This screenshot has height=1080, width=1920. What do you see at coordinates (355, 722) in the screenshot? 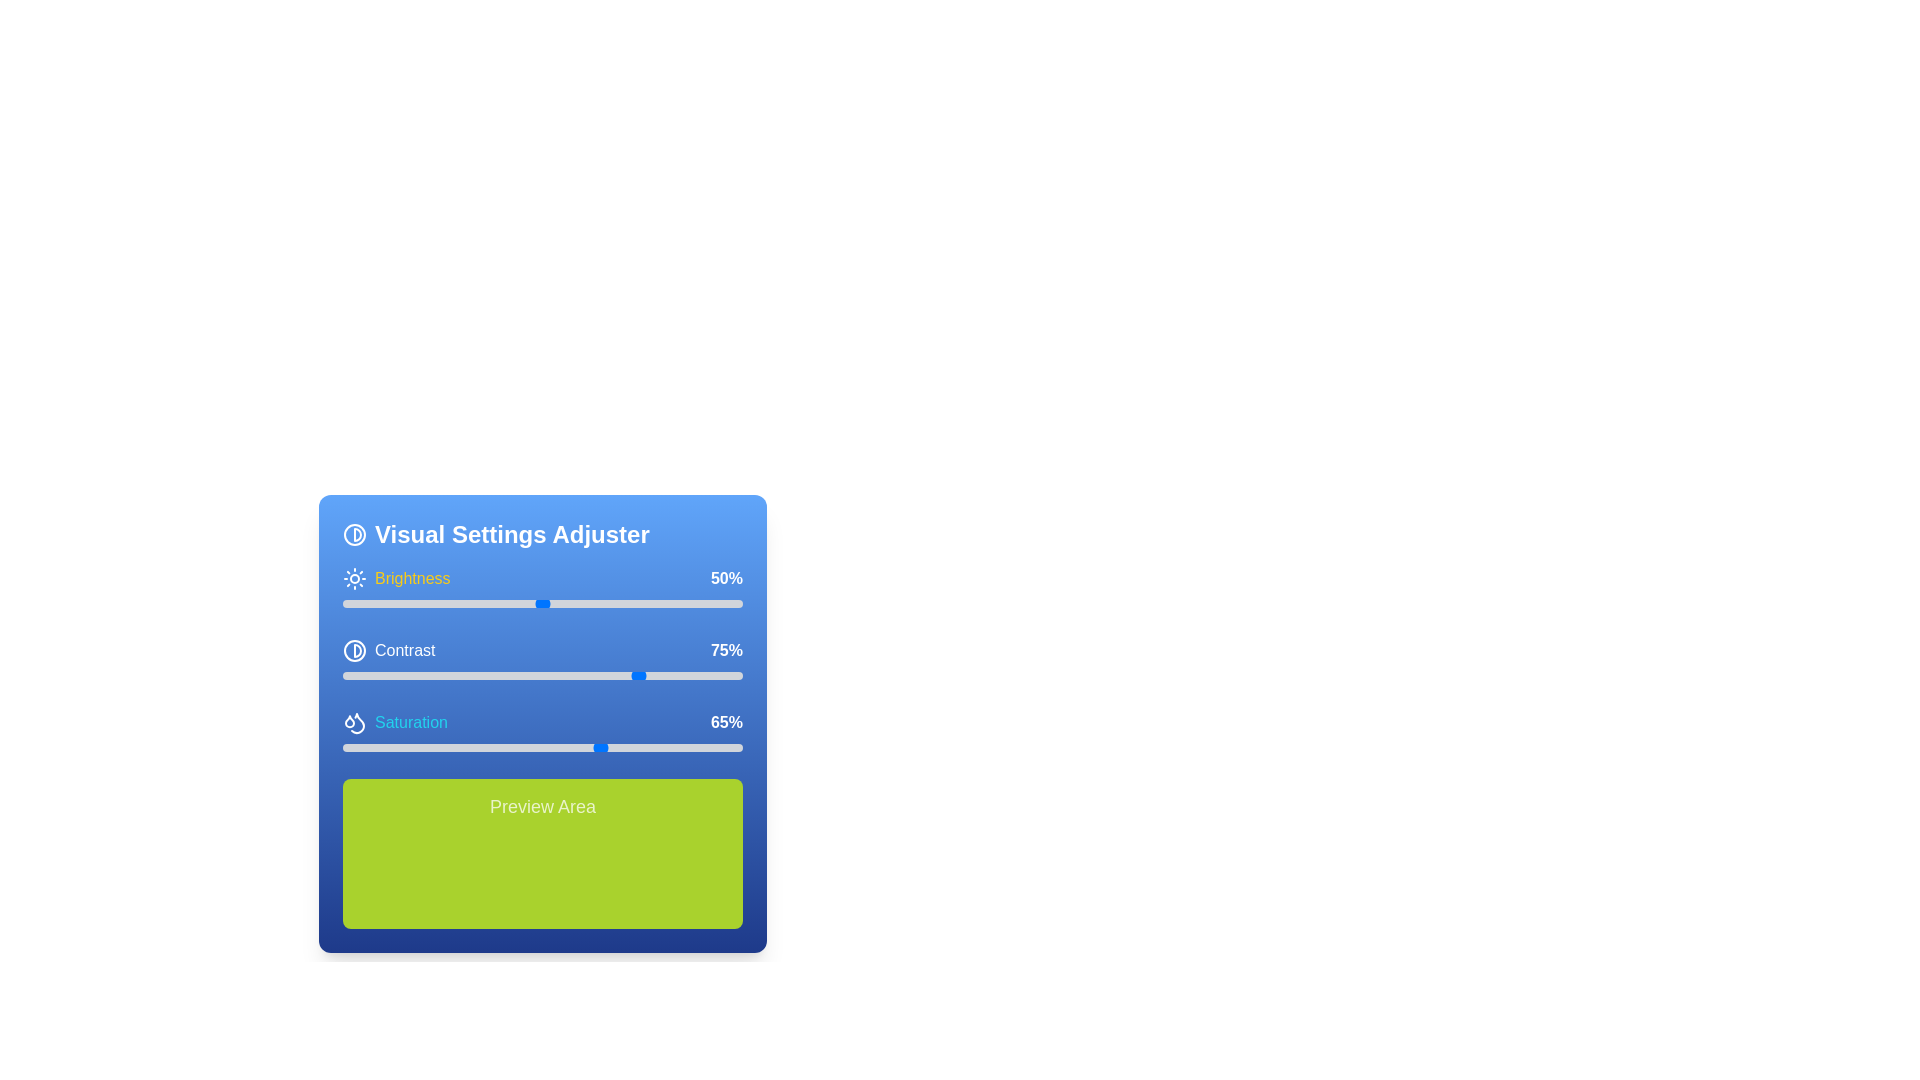
I see `the blue droplet icon in the 'Saturation' section, which is located directly to the left of the 'Saturation' text label` at bounding box center [355, 722].